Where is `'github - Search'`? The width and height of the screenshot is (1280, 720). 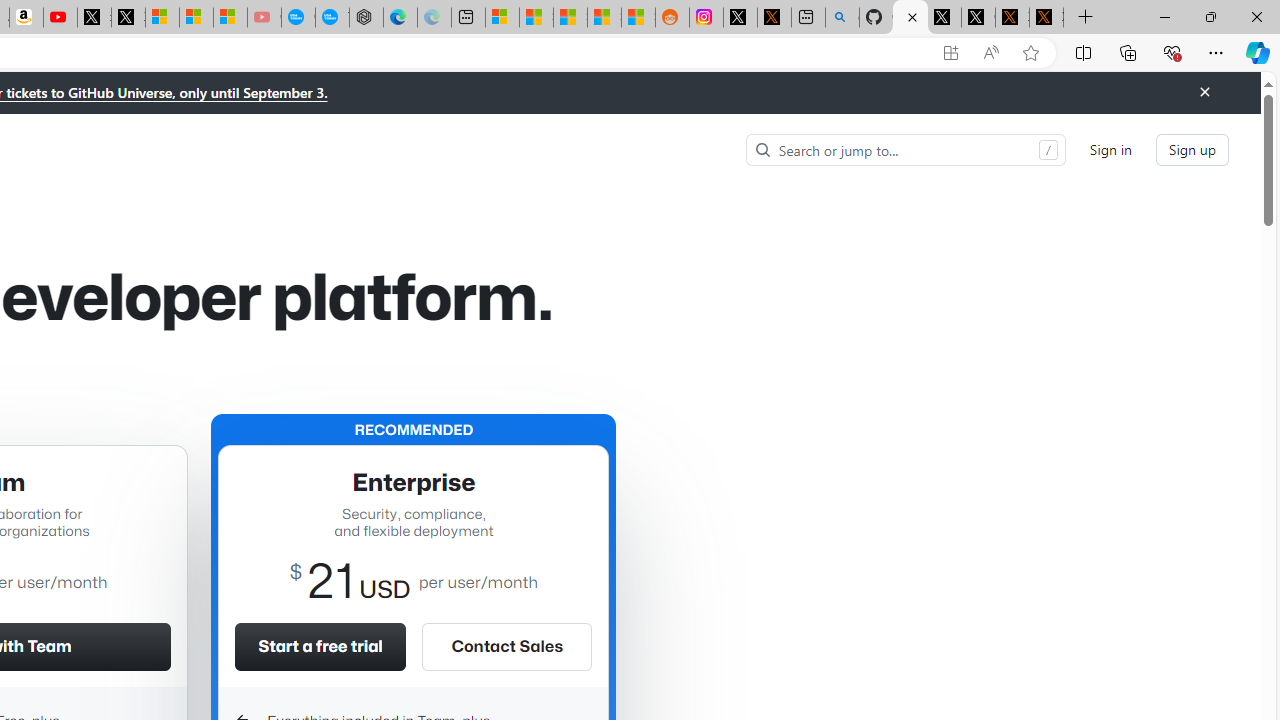 'github - Search' is located at coordinates (842, 17).